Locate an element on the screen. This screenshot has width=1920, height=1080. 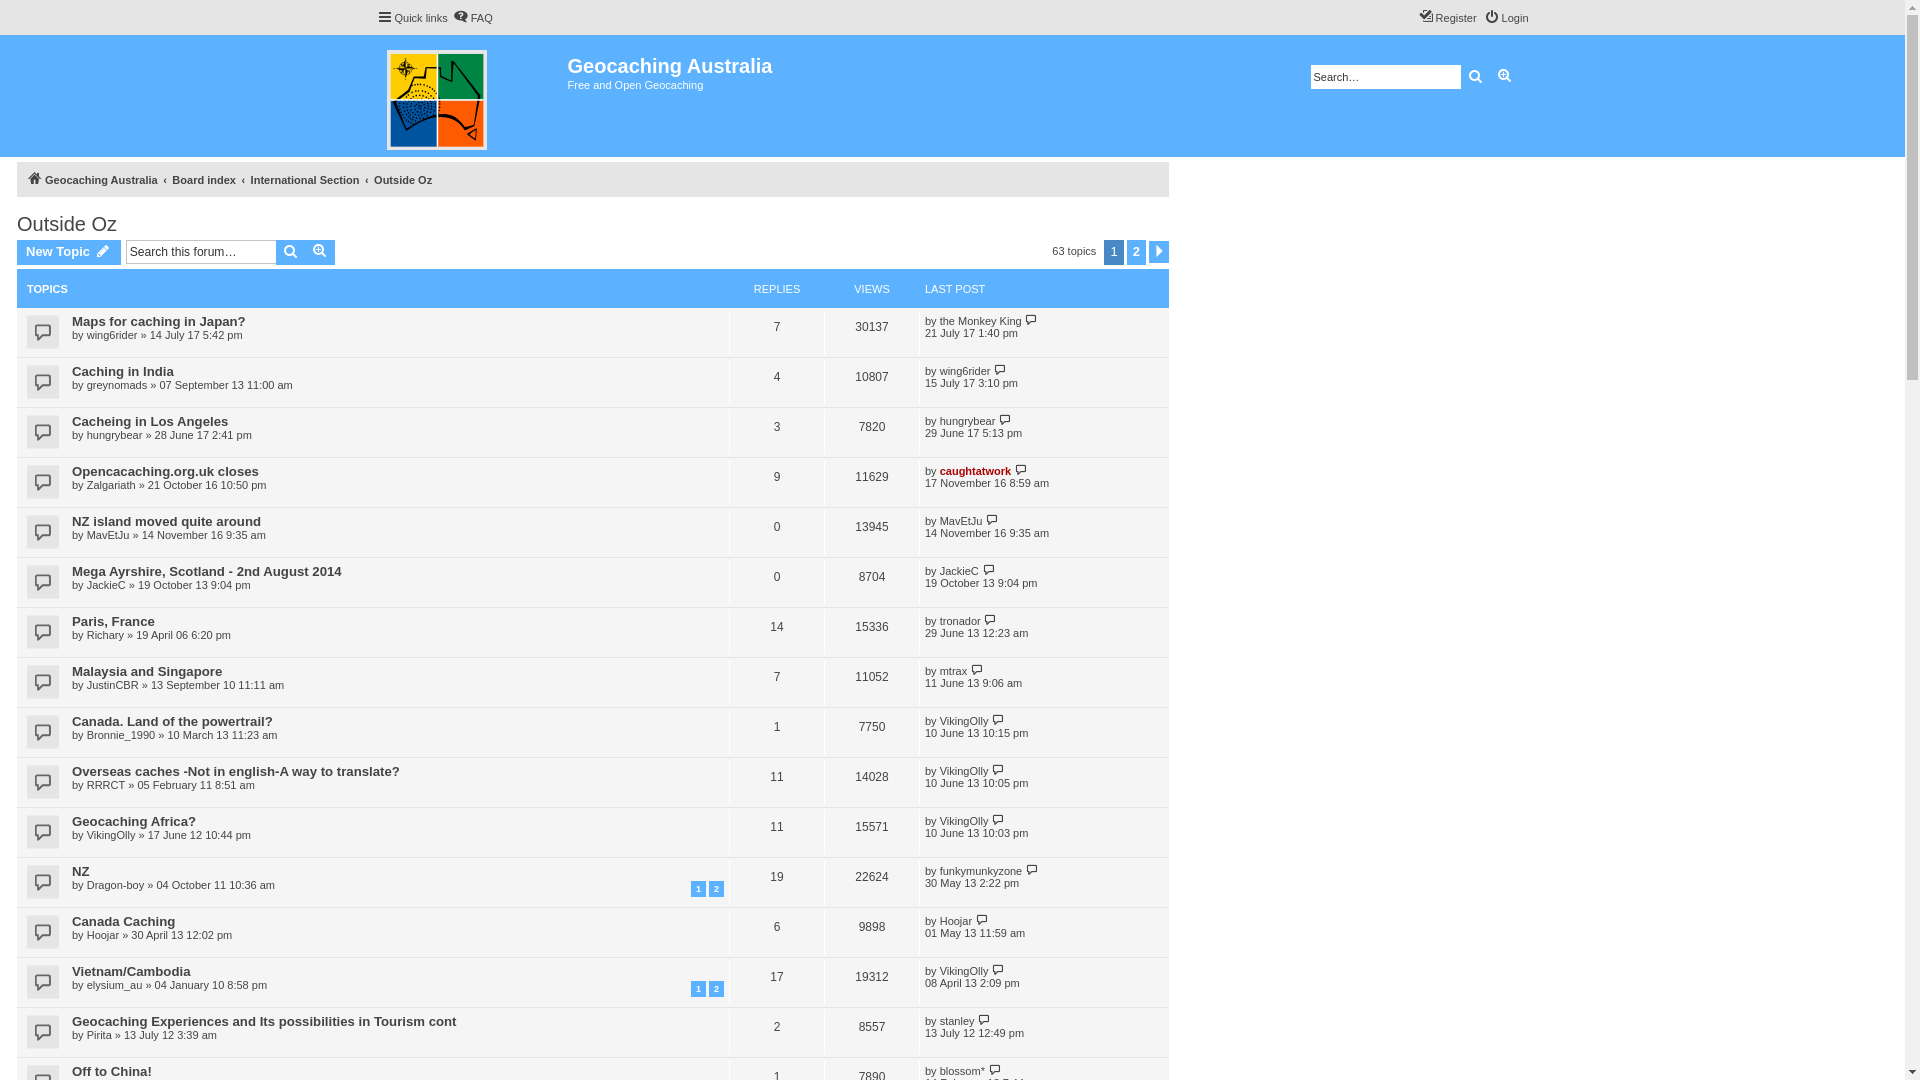
'tronador' is located at coordinates (960, 620).